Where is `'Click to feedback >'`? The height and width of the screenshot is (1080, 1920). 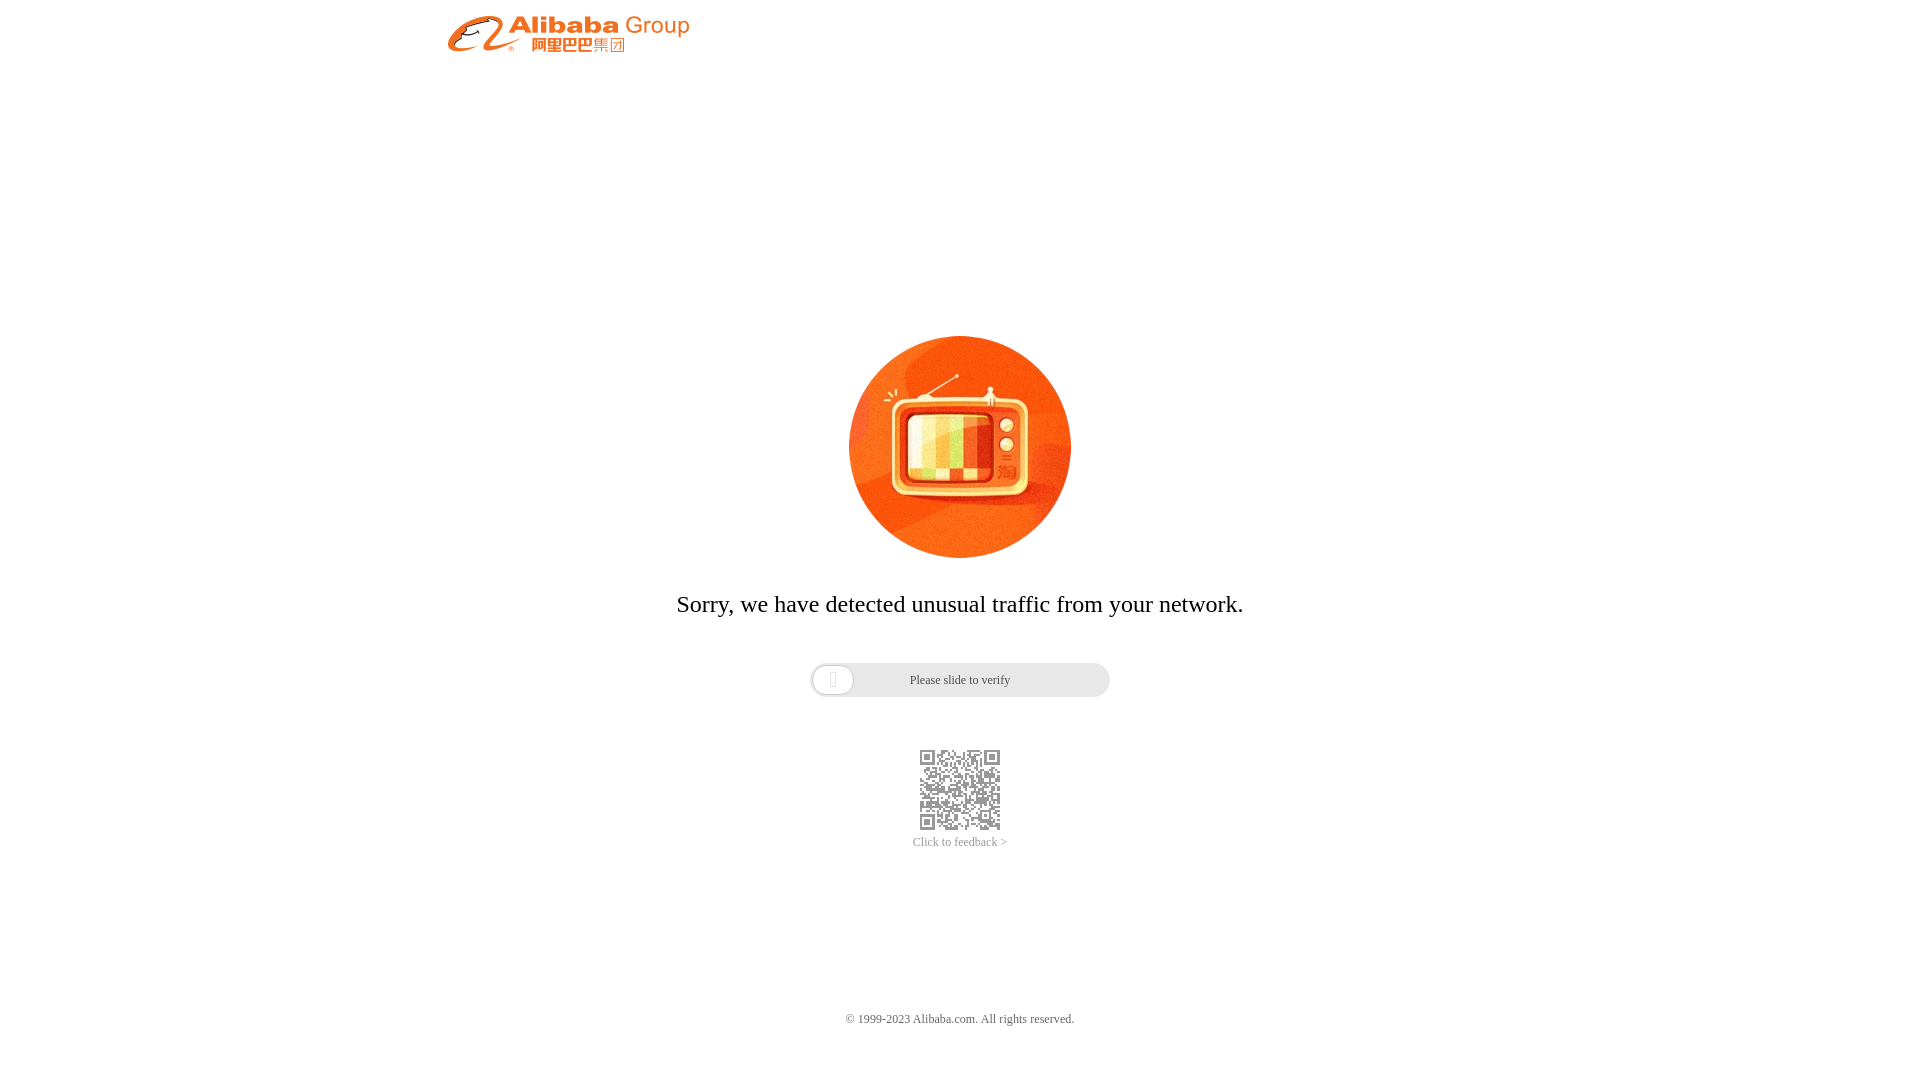
'Click to feedback >' is located at coordinates (911, 842).